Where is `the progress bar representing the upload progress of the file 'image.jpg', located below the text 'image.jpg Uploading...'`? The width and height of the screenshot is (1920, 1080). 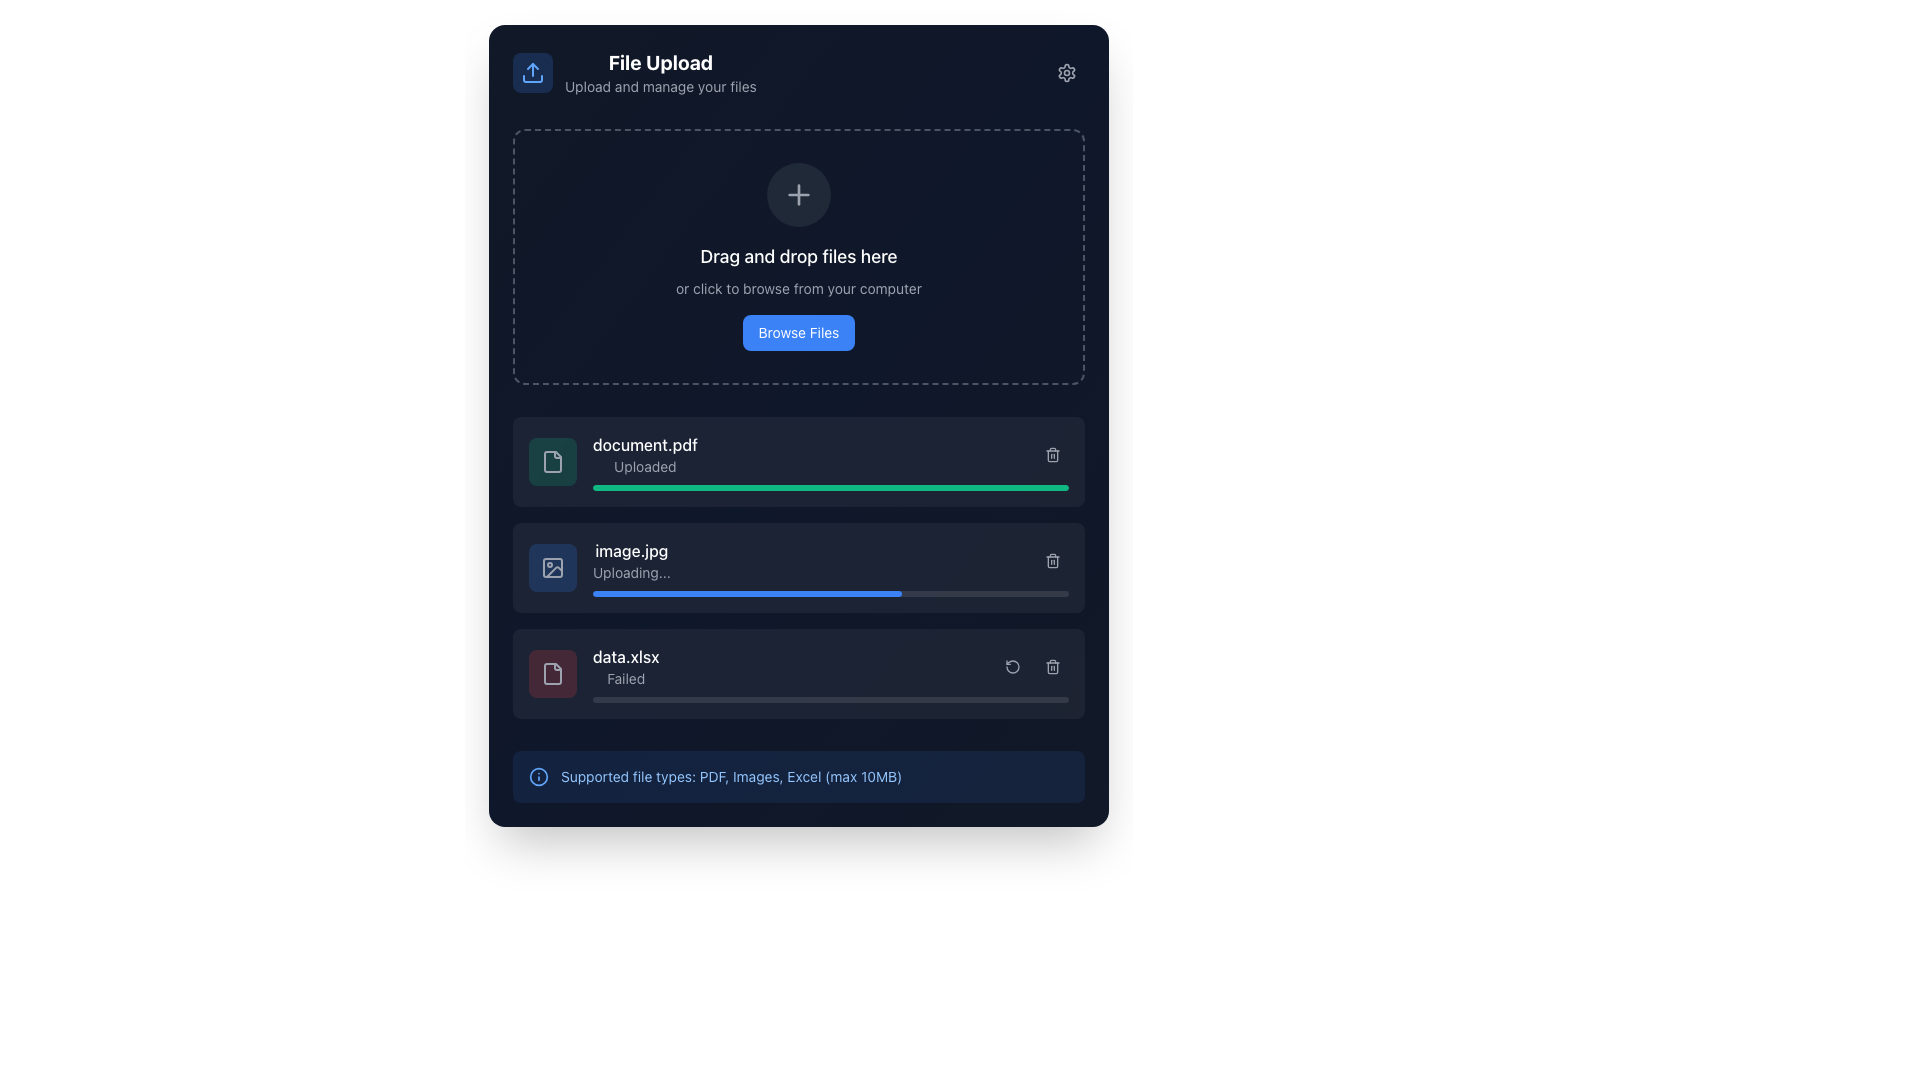
the progress bar representing the upload progress of the file 'image.jpg', located below the text 'image.jpg Uploading...' is located at coordinates (830, 593).